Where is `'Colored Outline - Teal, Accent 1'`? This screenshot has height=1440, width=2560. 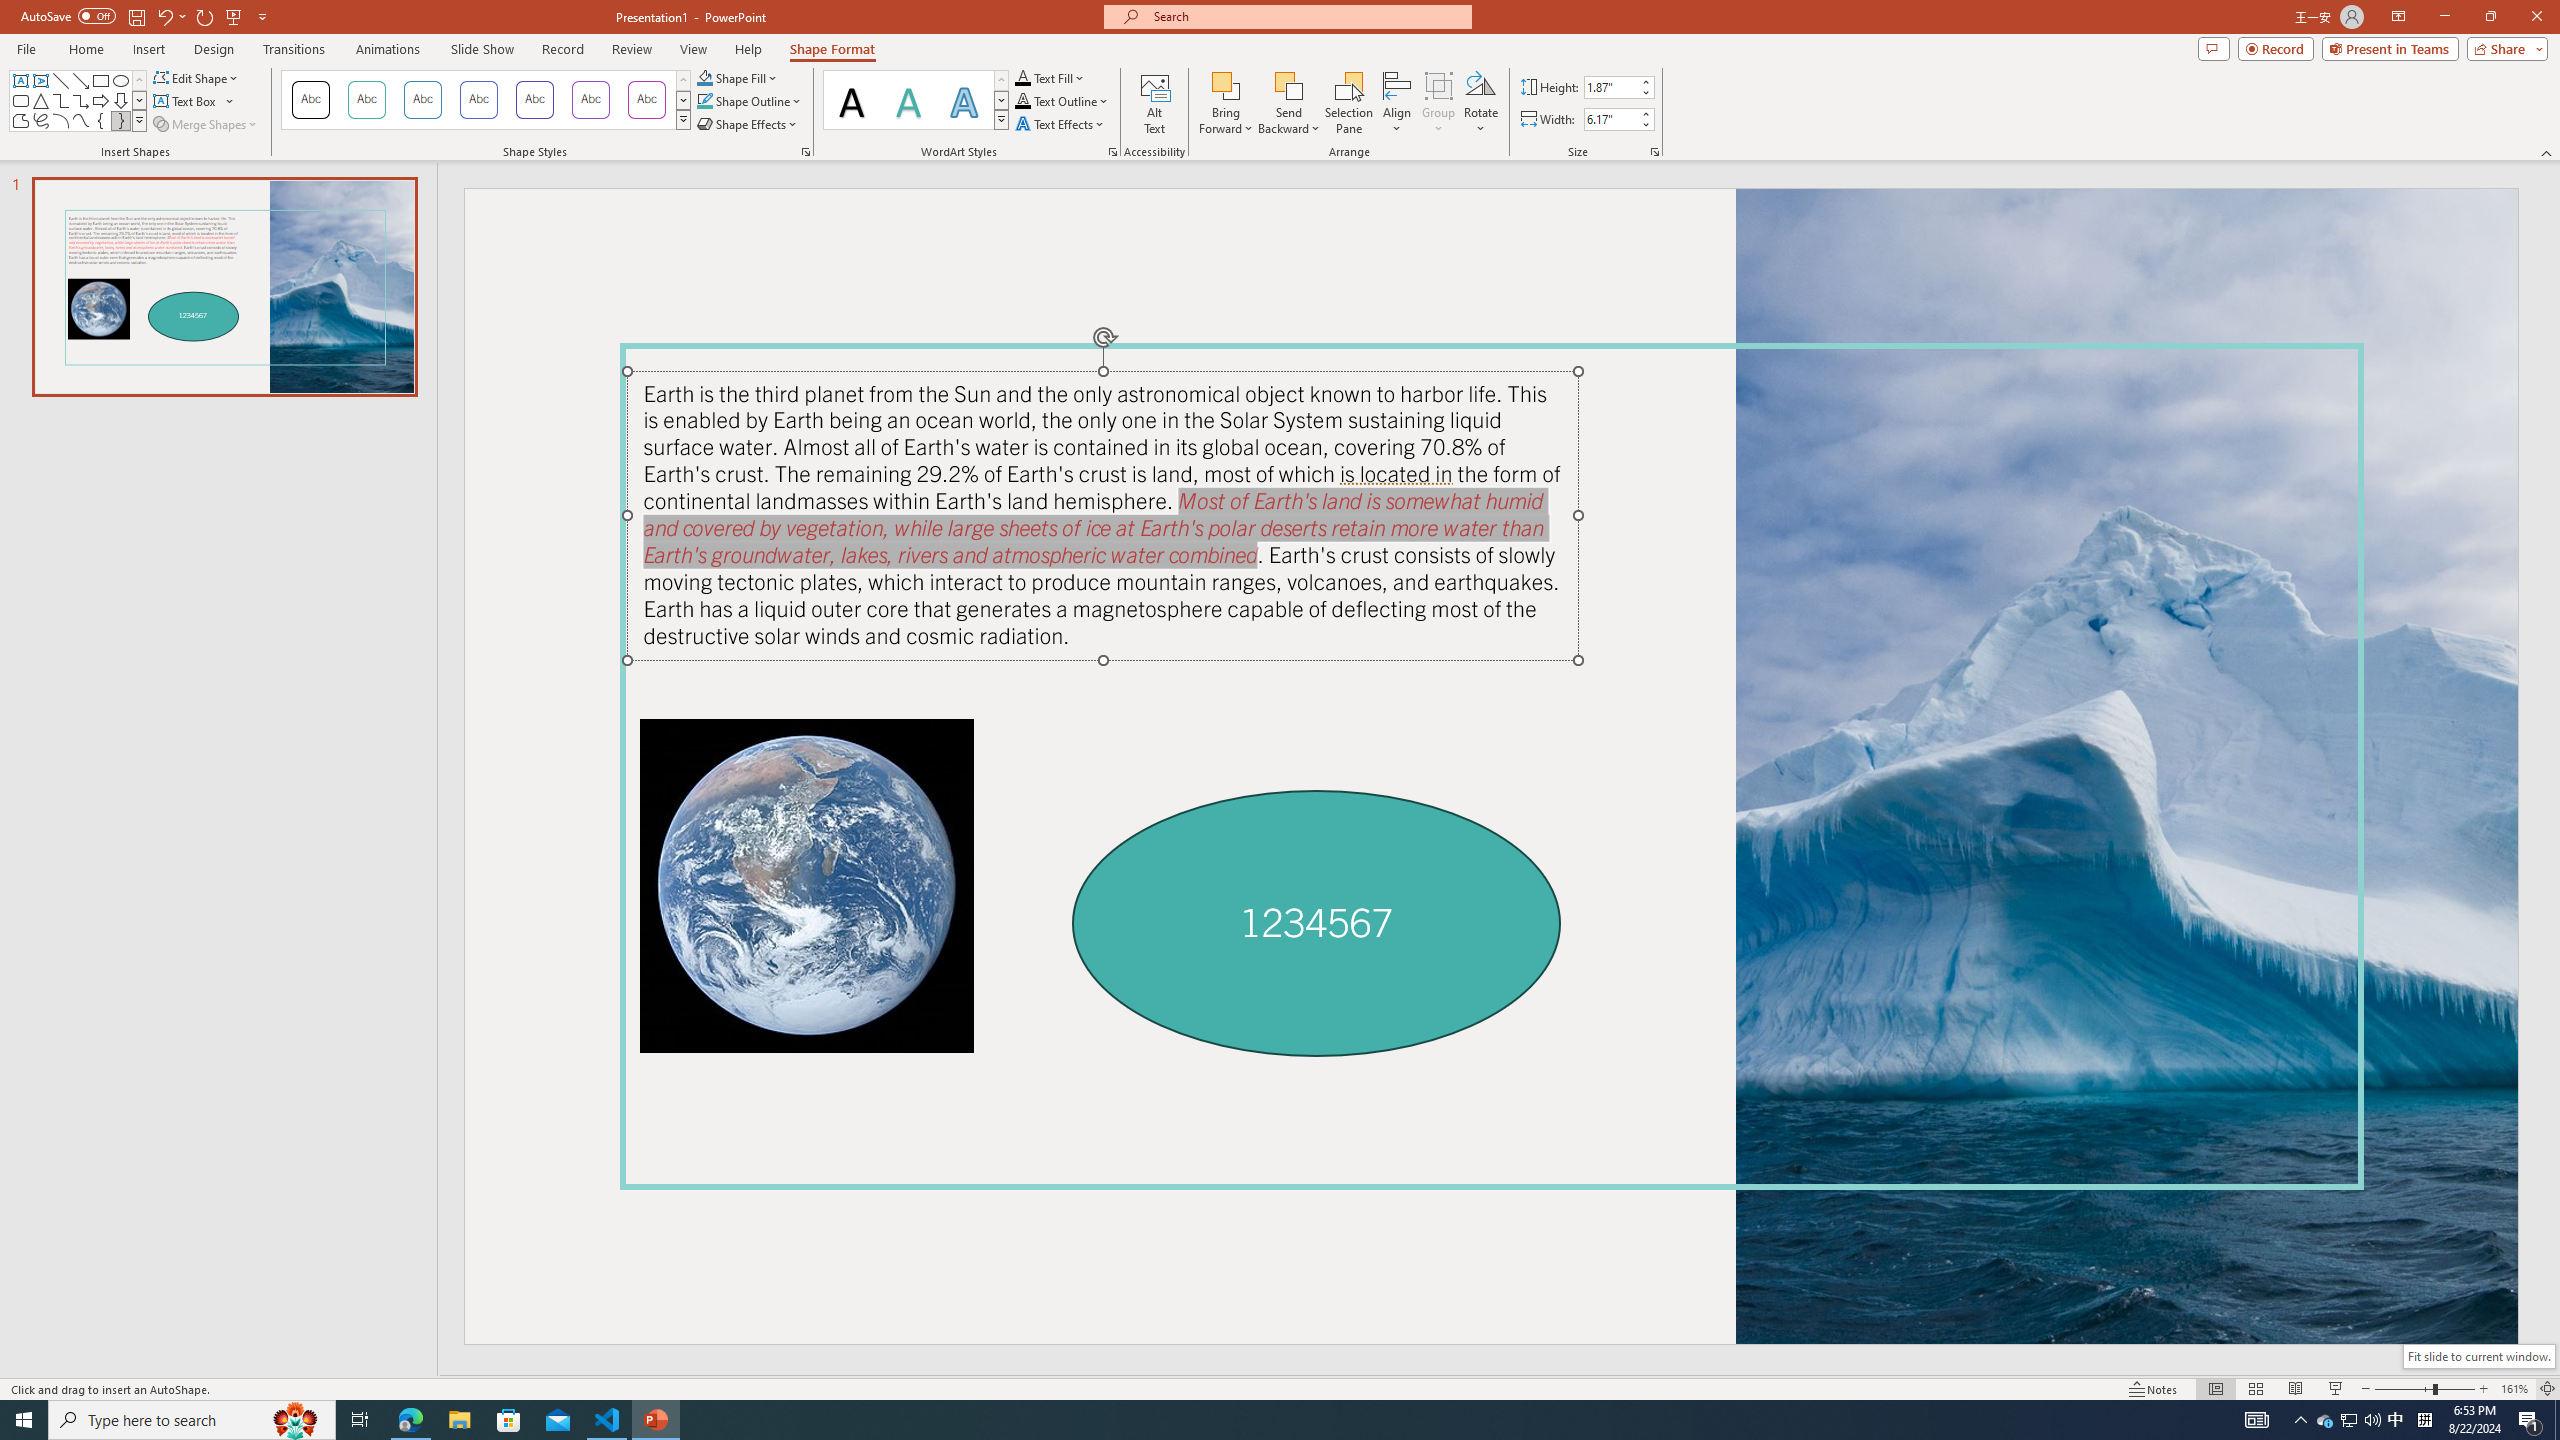
'Colored Outline - Teal, Accent 1' is located at coordinates (366, 99).